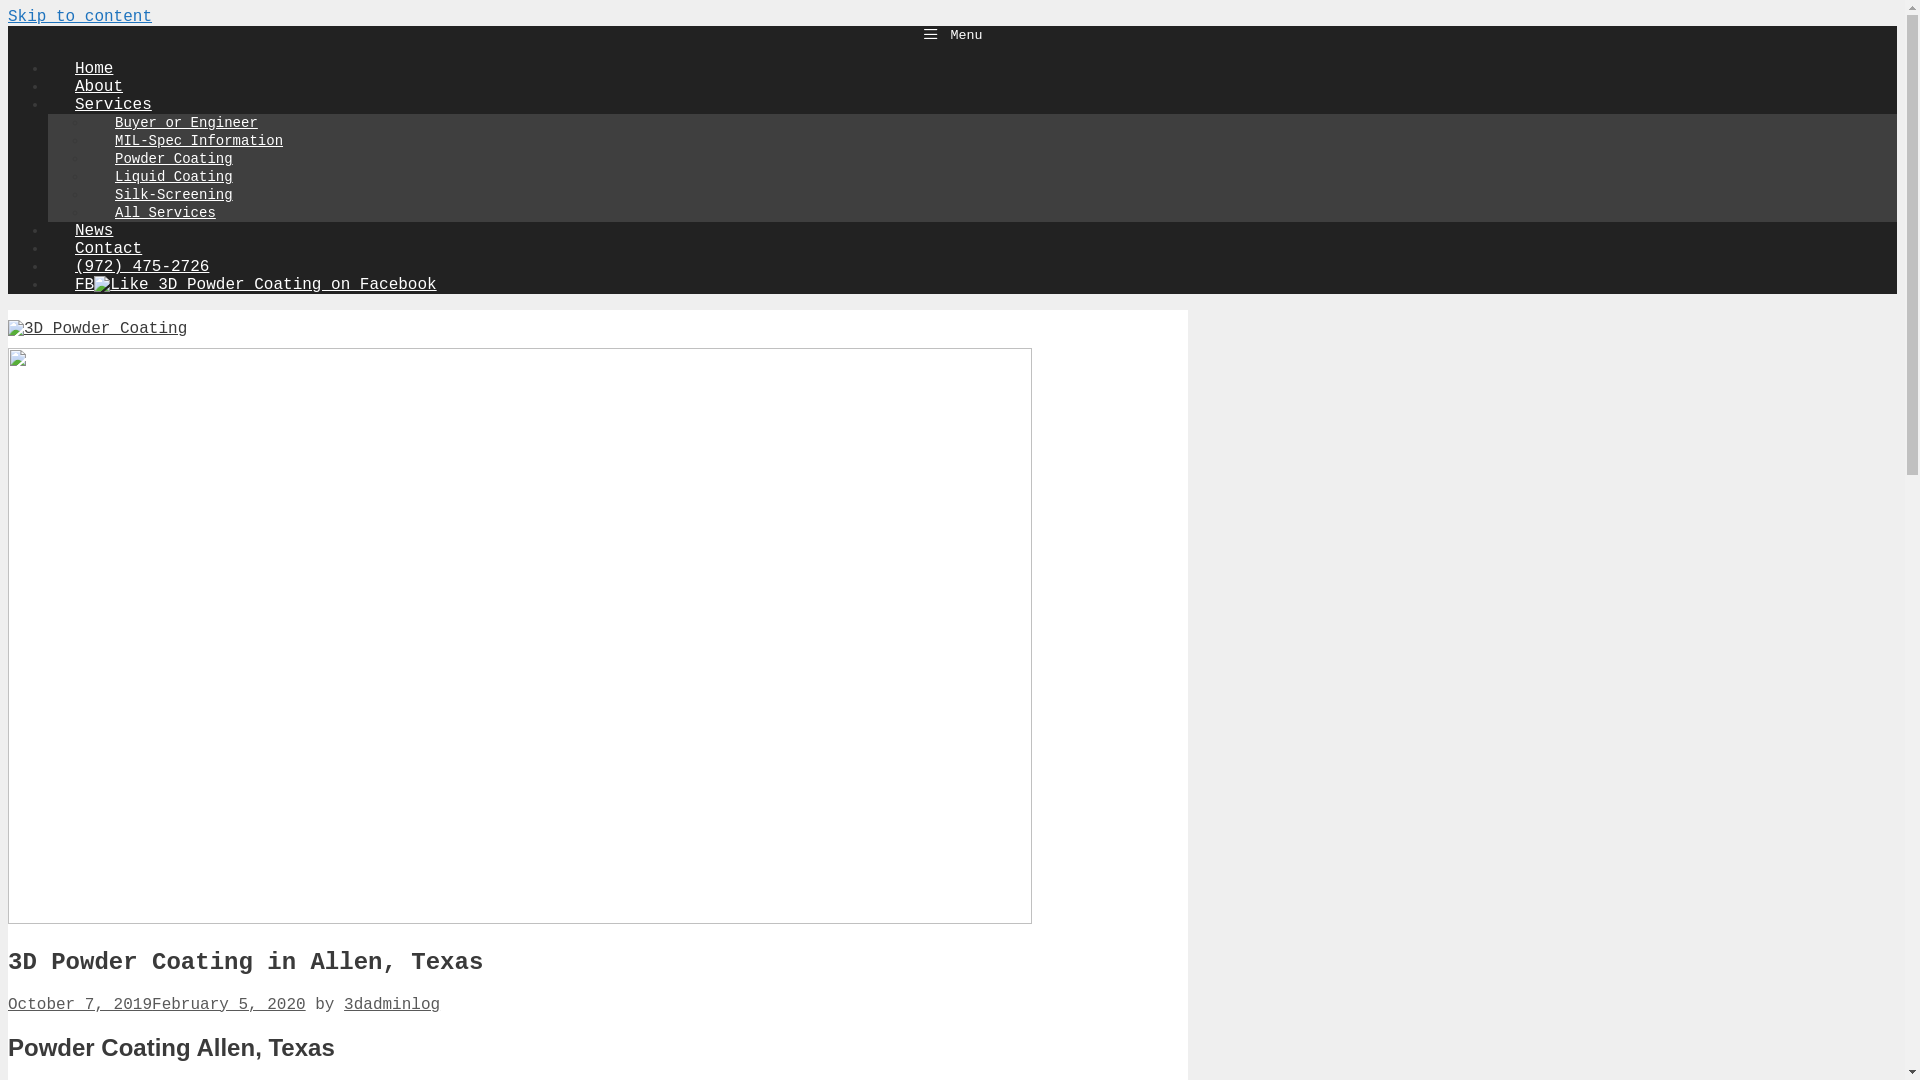 The image size is (1920, 1080). What do you see at coordinates (173, 176) in the screenshot?
I see `'Liquid Coating'` at bounding box center [173, 176].